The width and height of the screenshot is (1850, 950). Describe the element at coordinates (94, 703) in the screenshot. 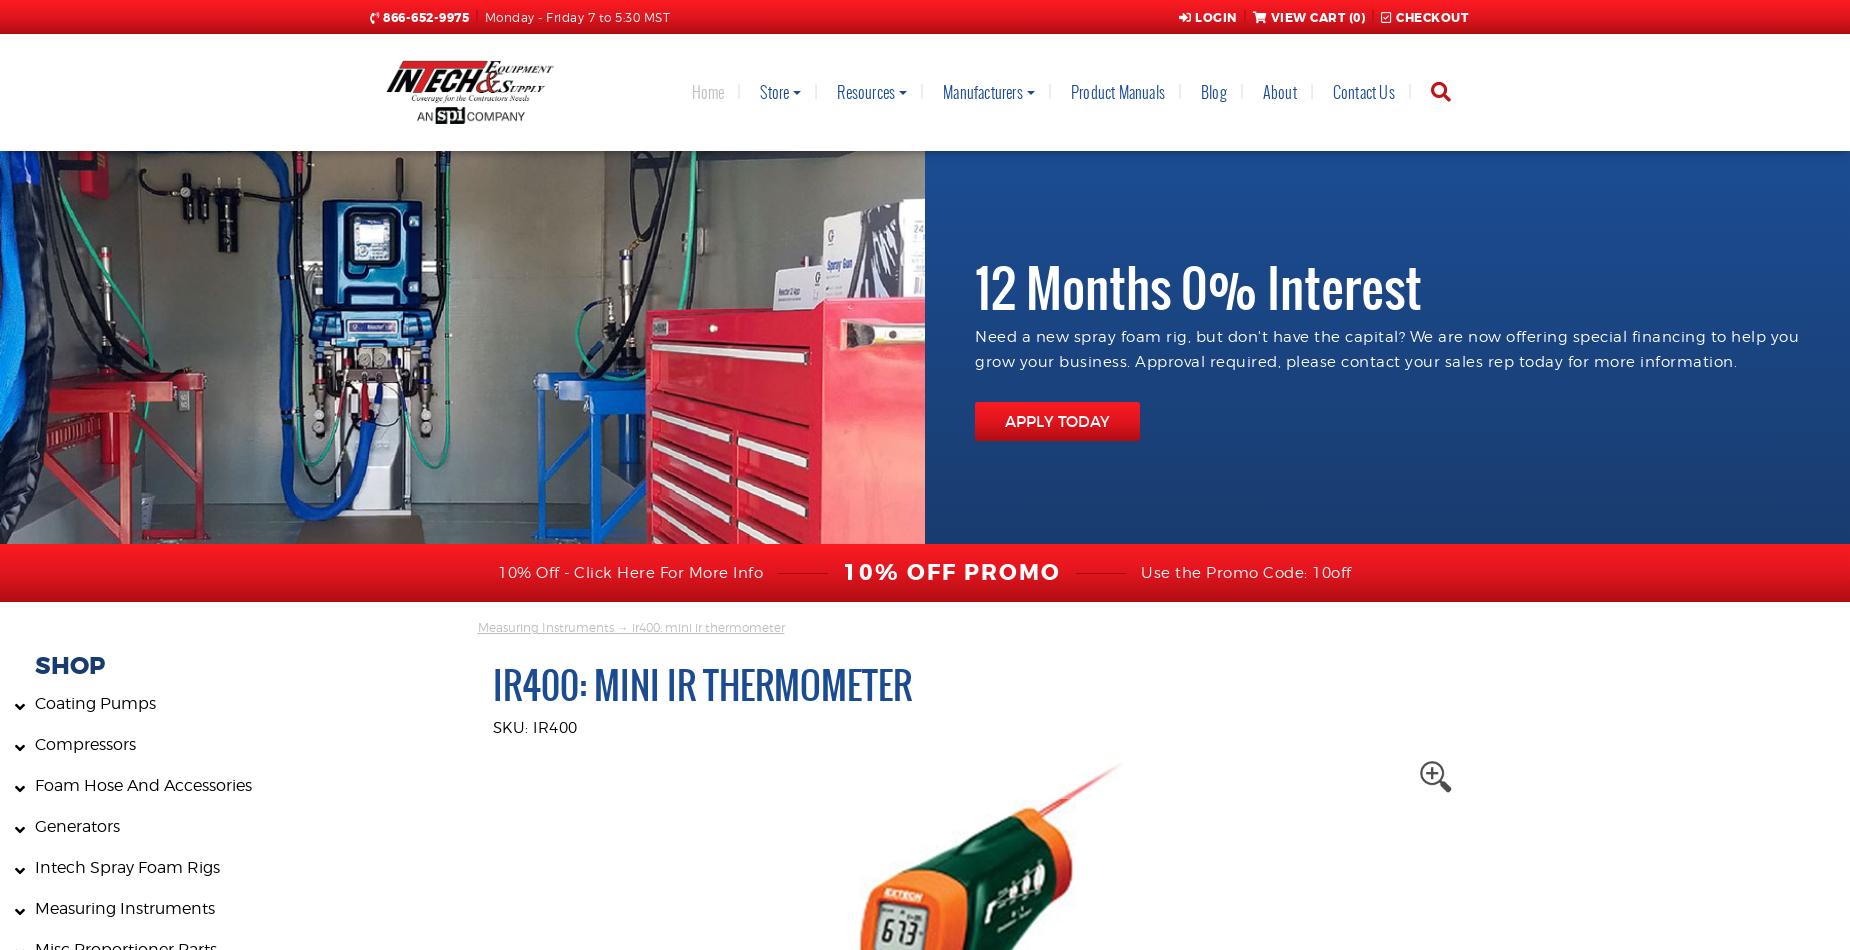

I see `'Coating Pumps'` at that location.